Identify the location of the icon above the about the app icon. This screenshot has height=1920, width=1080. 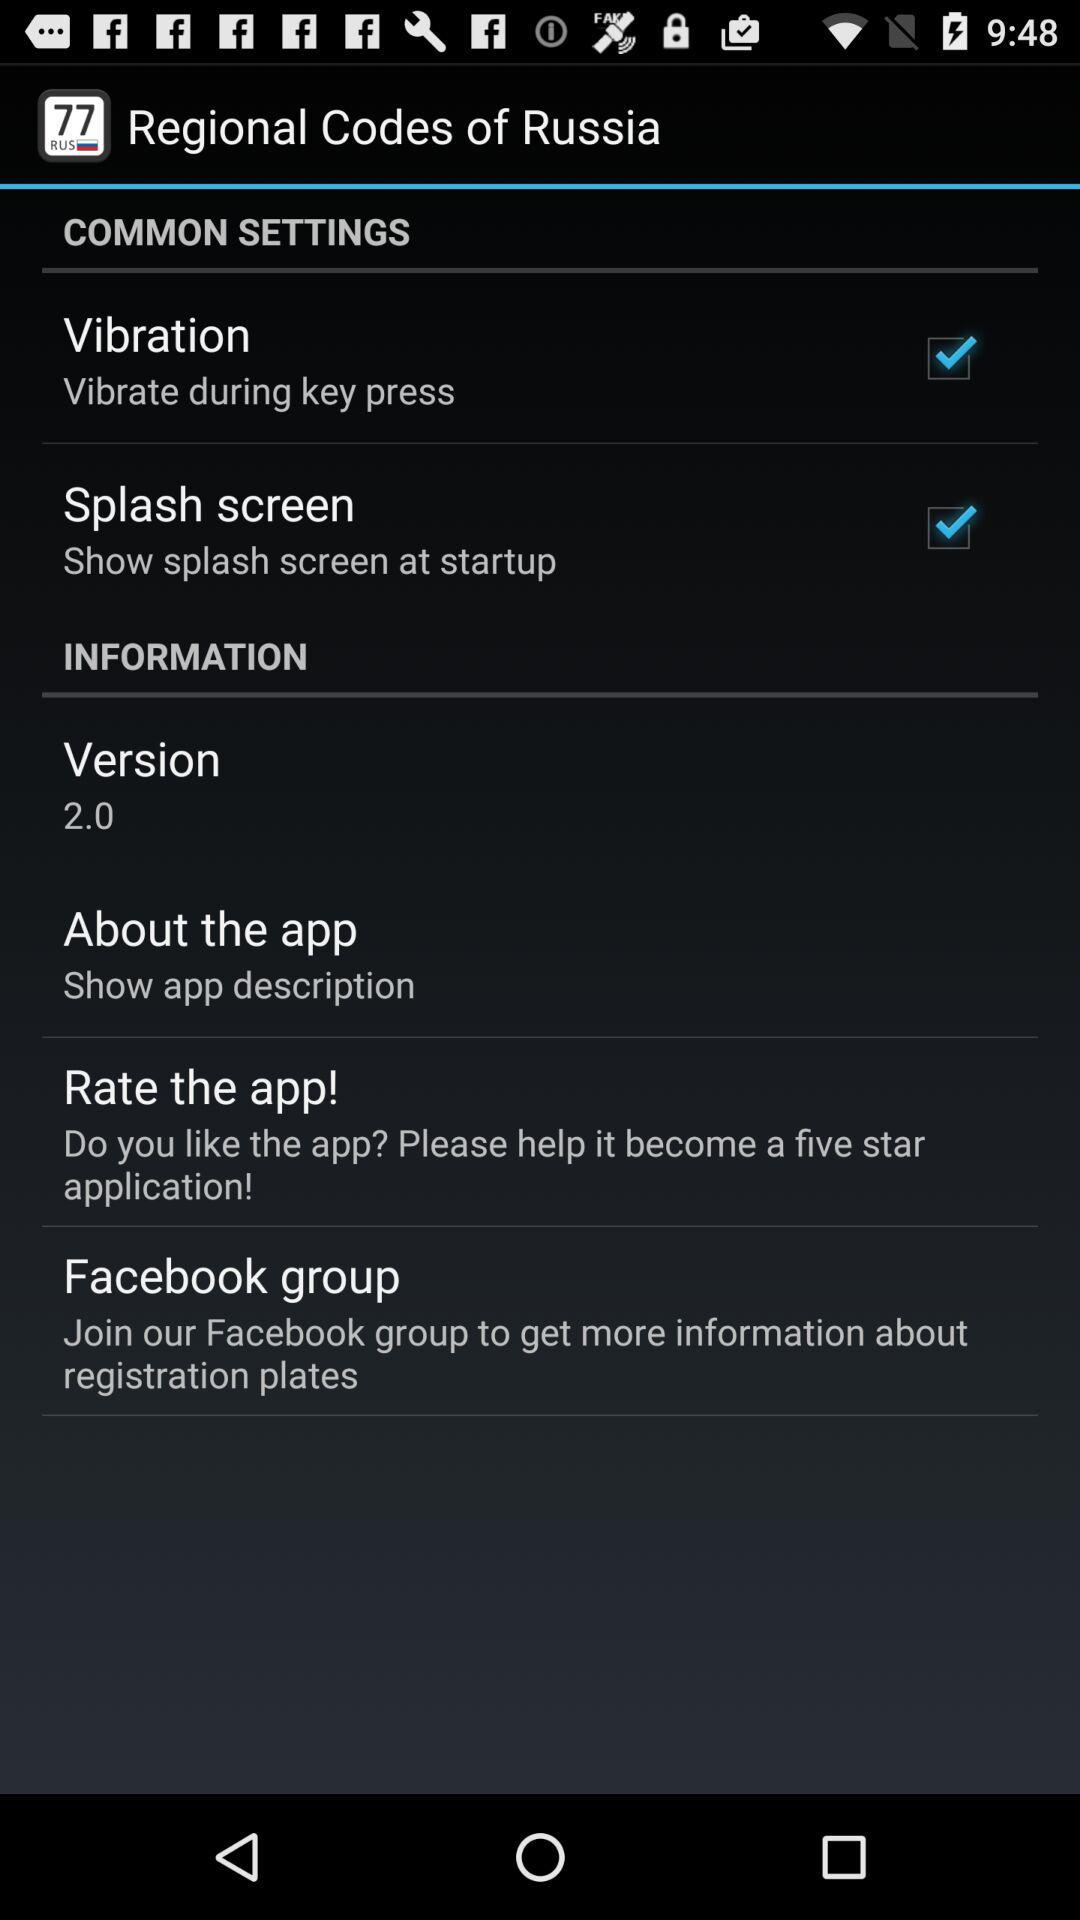
(87, 814).